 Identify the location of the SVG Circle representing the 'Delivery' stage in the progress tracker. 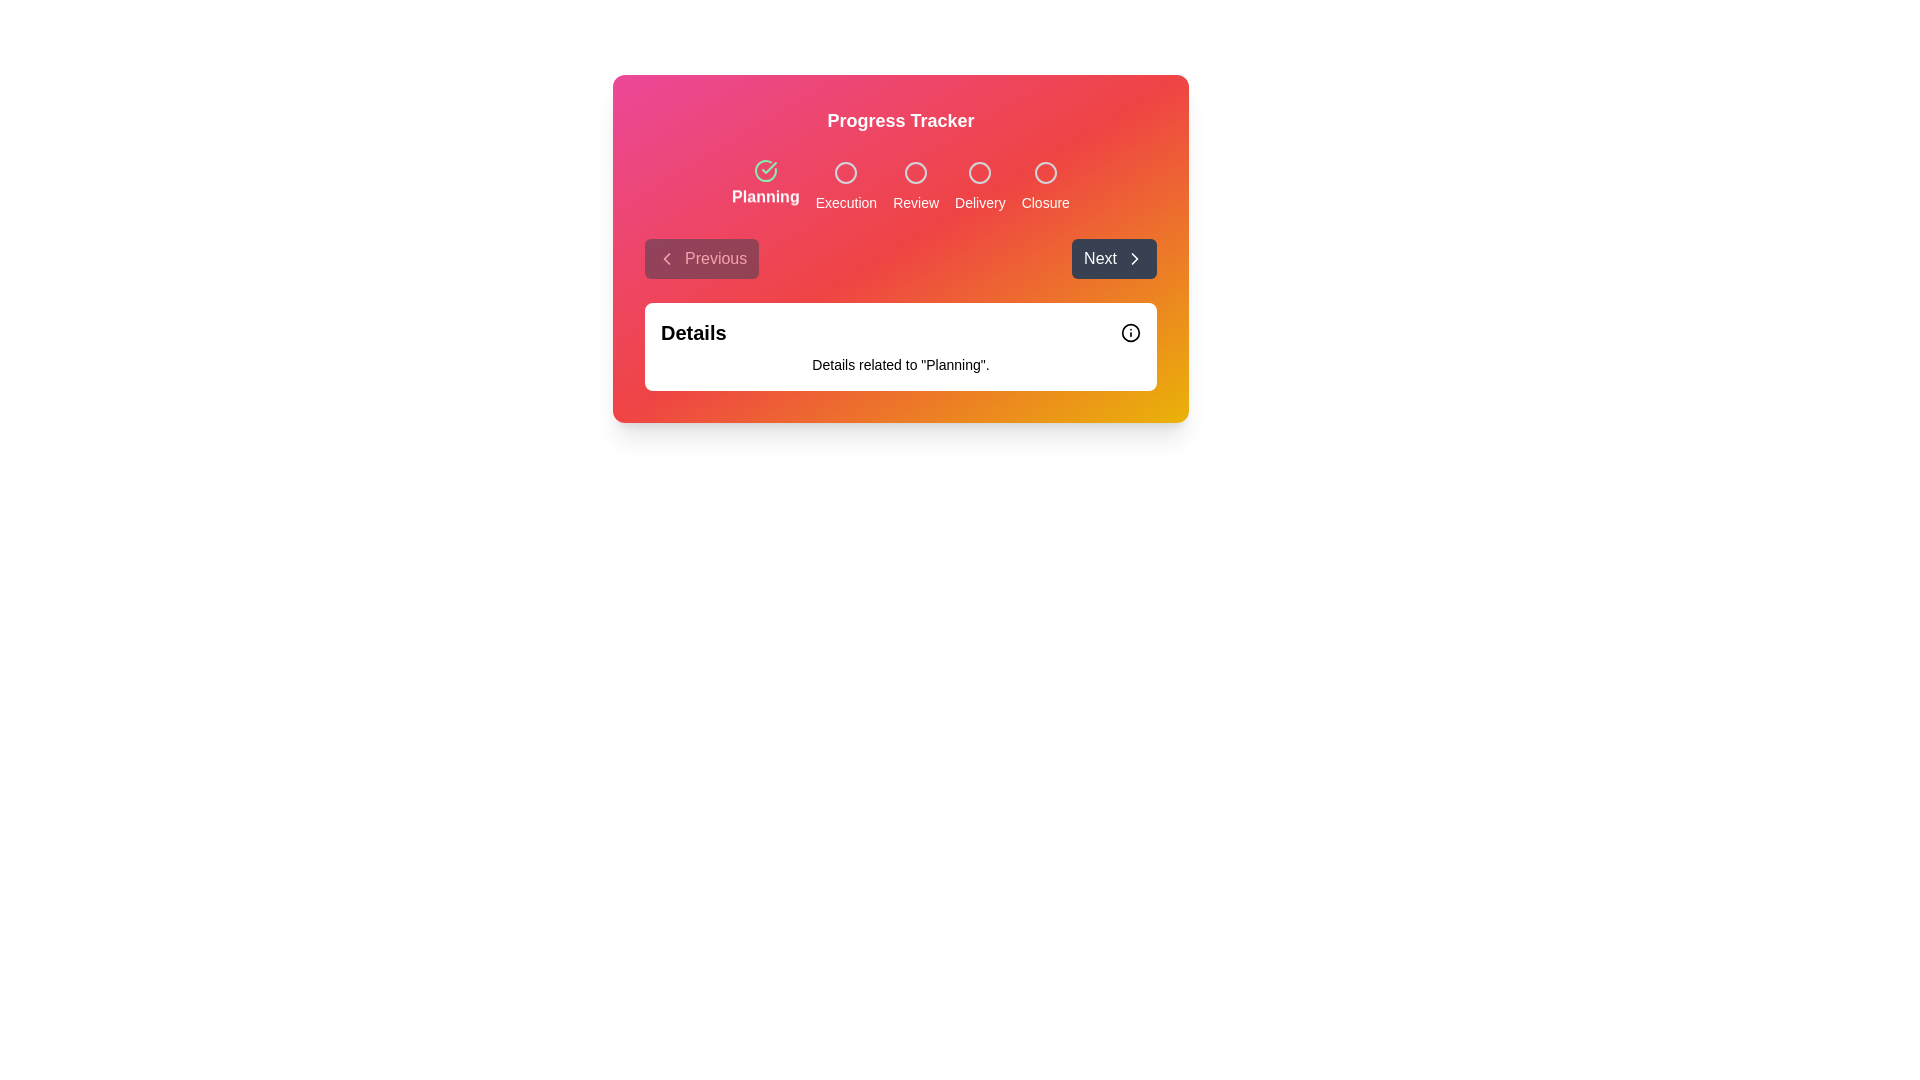
(980, 172).